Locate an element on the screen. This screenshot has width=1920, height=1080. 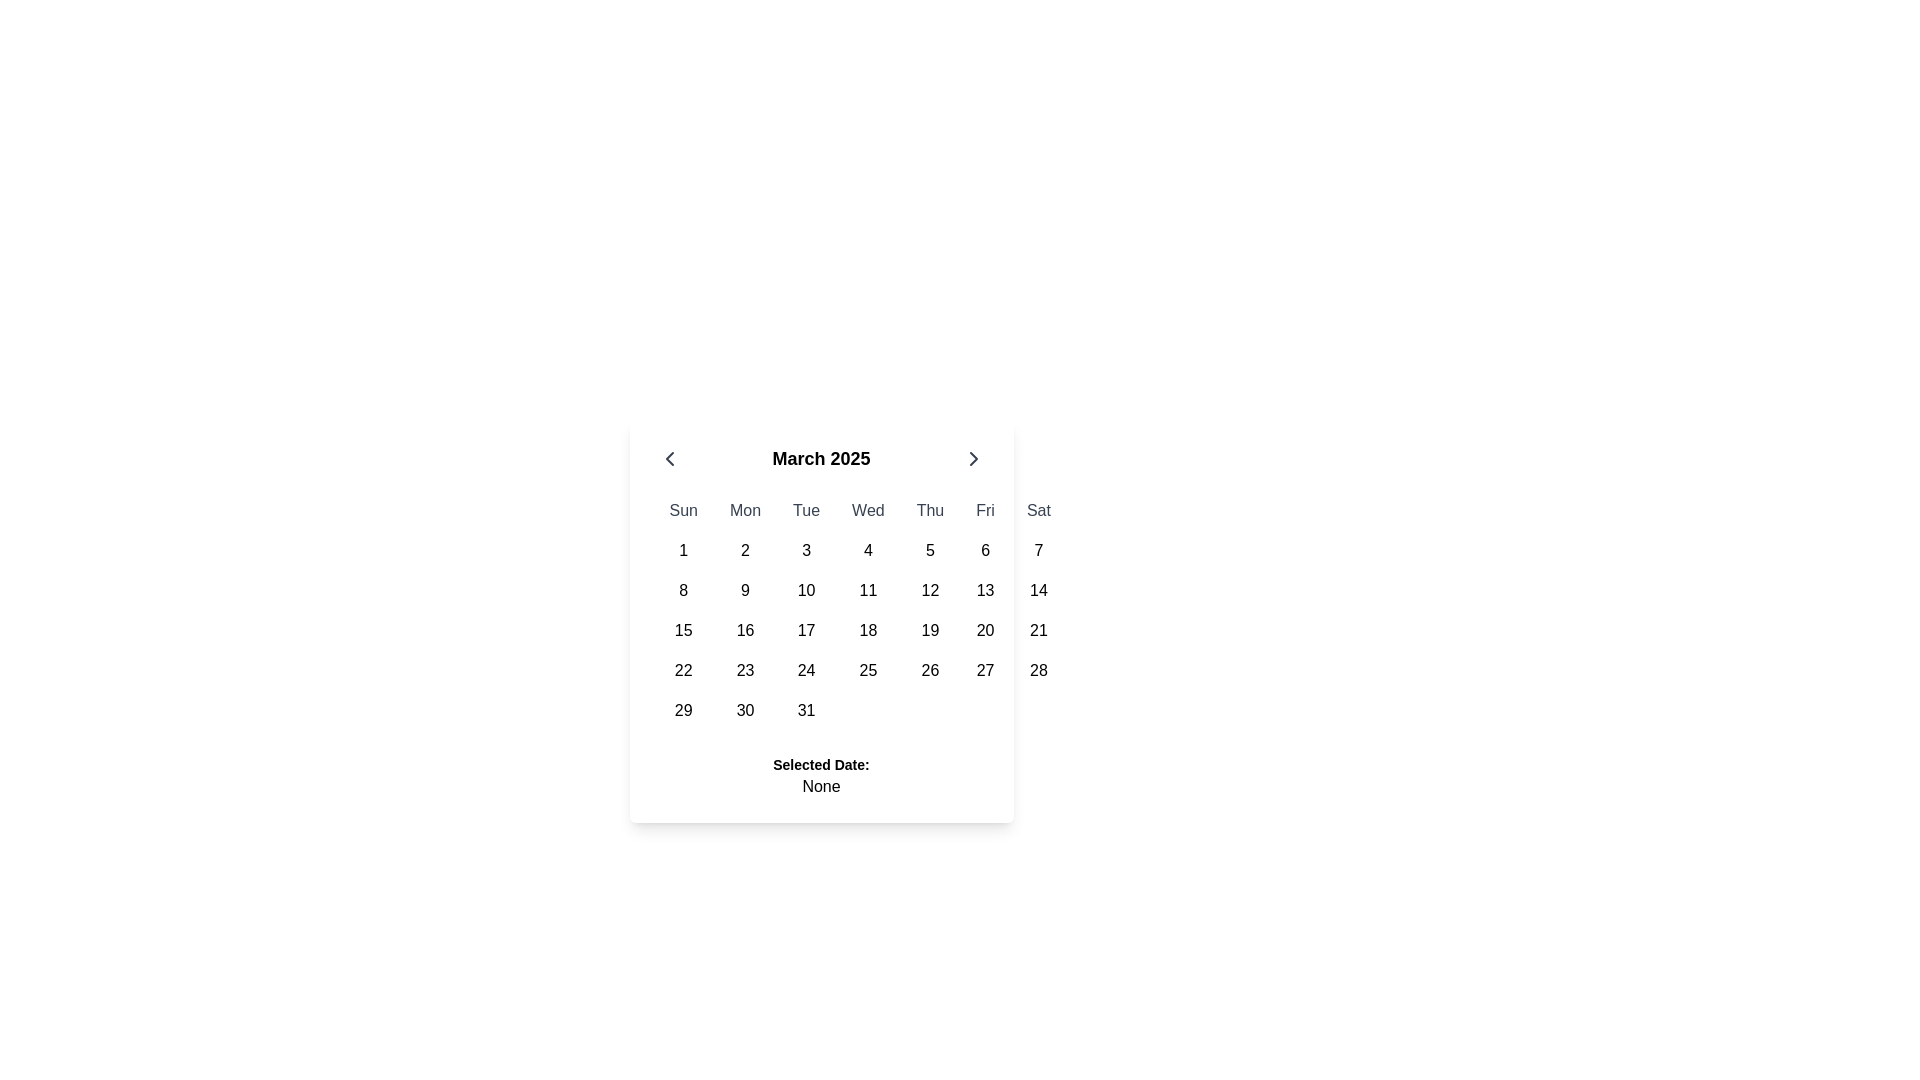
the chevron icon embedded within the navigation button at the top-right of the calendar interface is located at coordinates (973, 459).